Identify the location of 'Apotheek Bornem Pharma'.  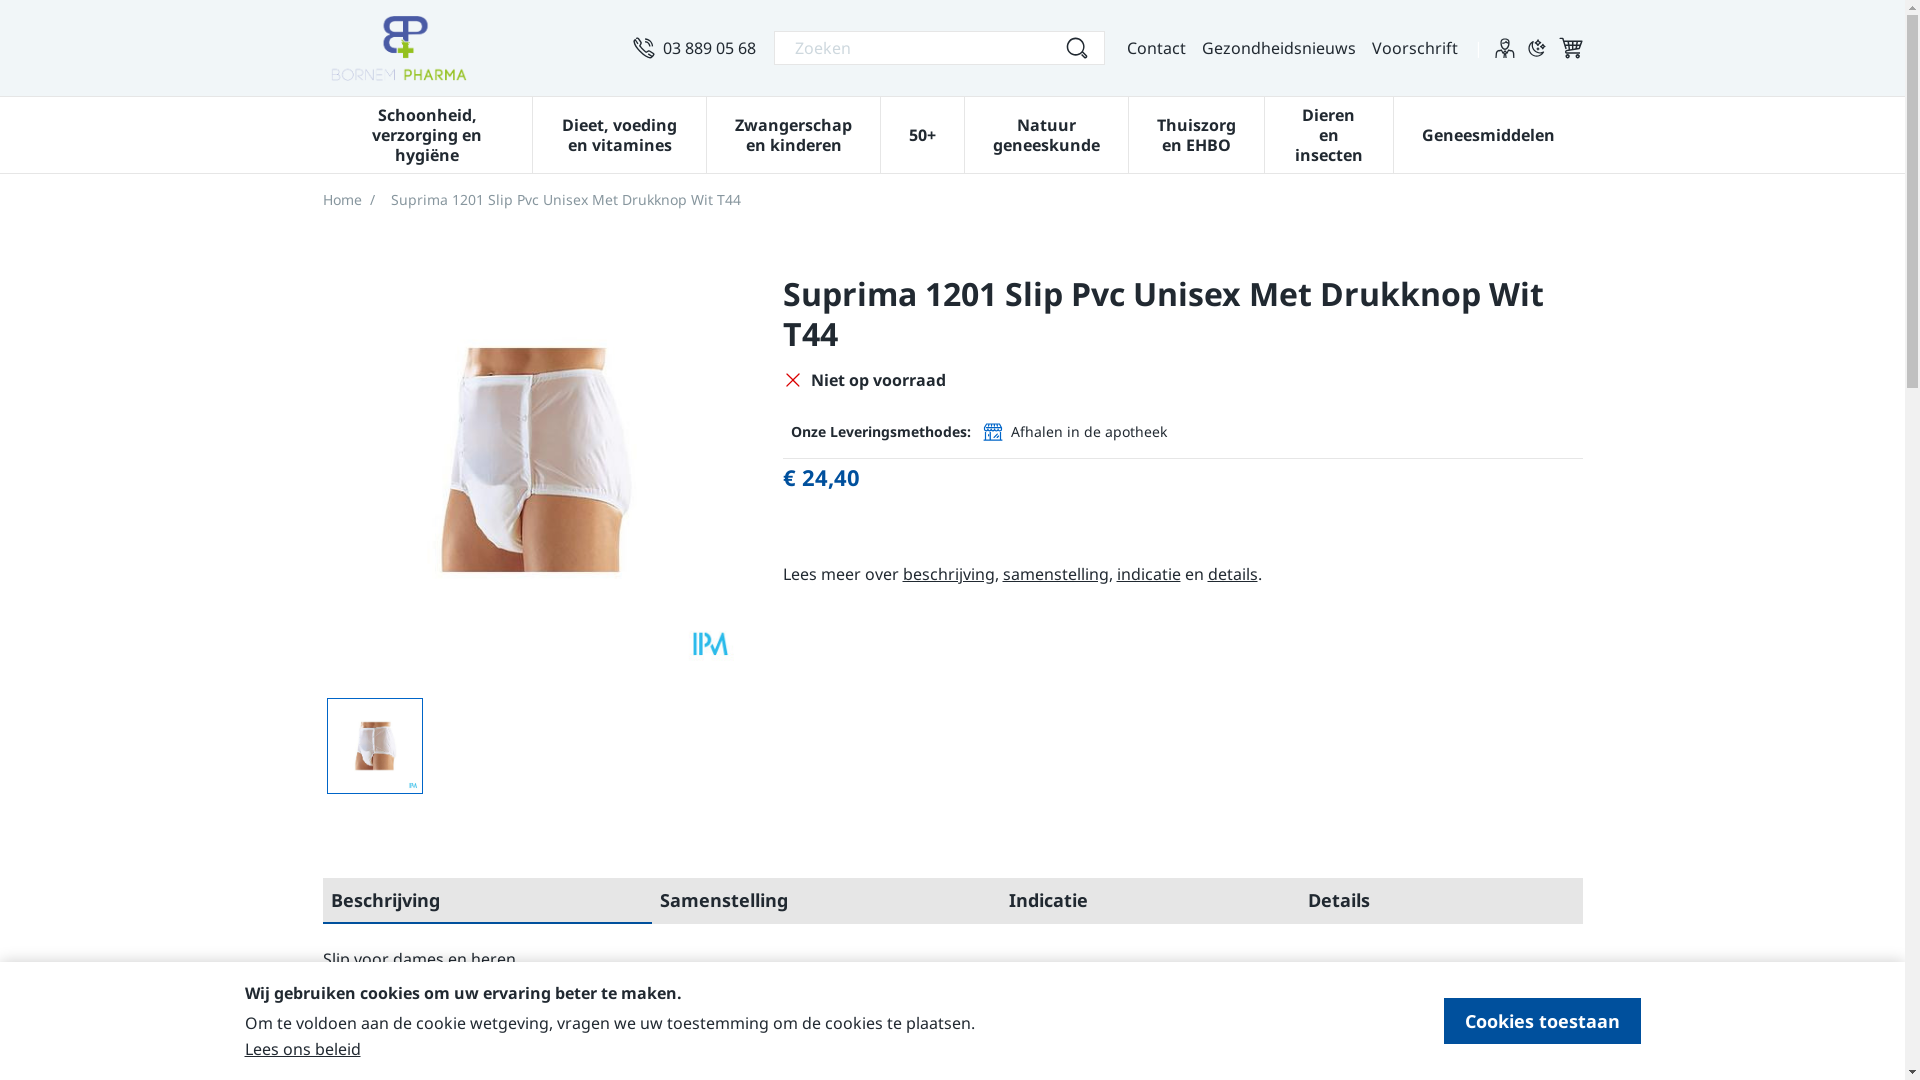
(321, 46).